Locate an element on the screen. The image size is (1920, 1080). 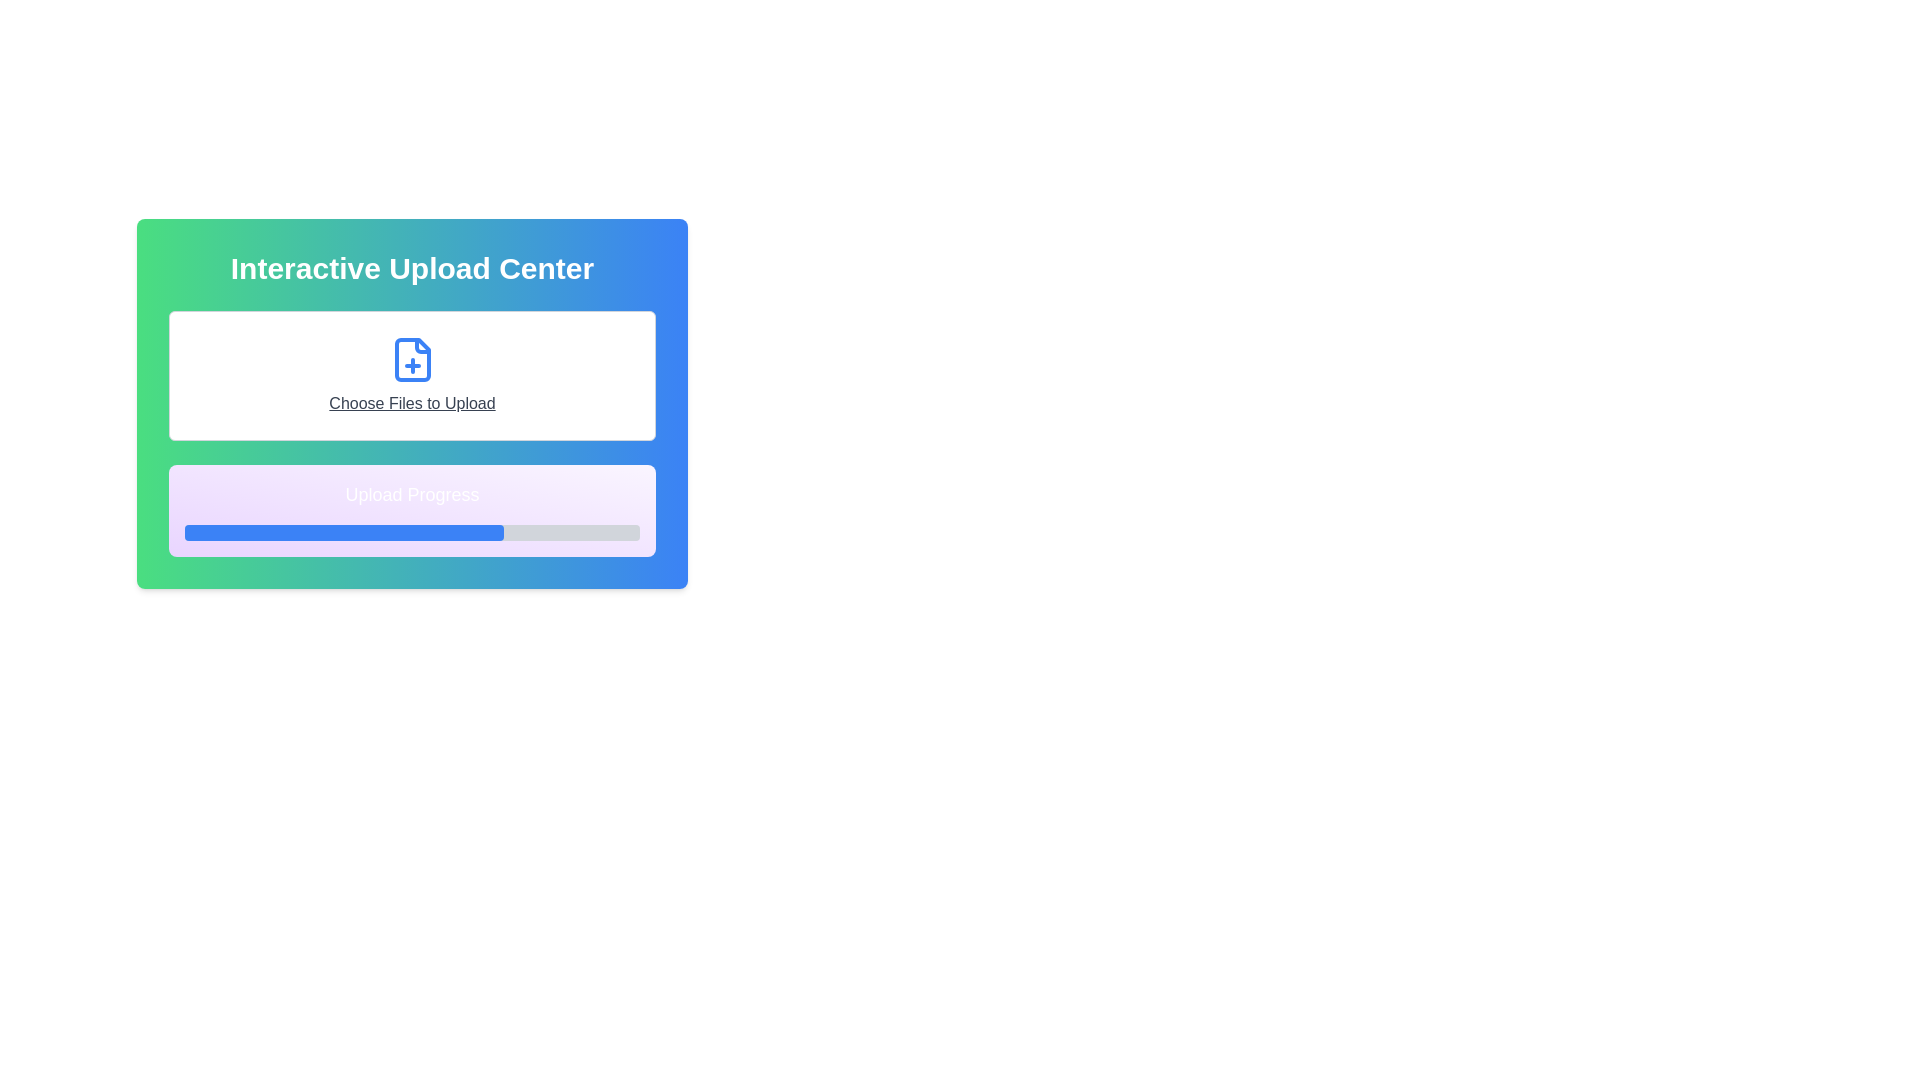
the document with a plus sign SVG icon is located at coordinates (411, 358).